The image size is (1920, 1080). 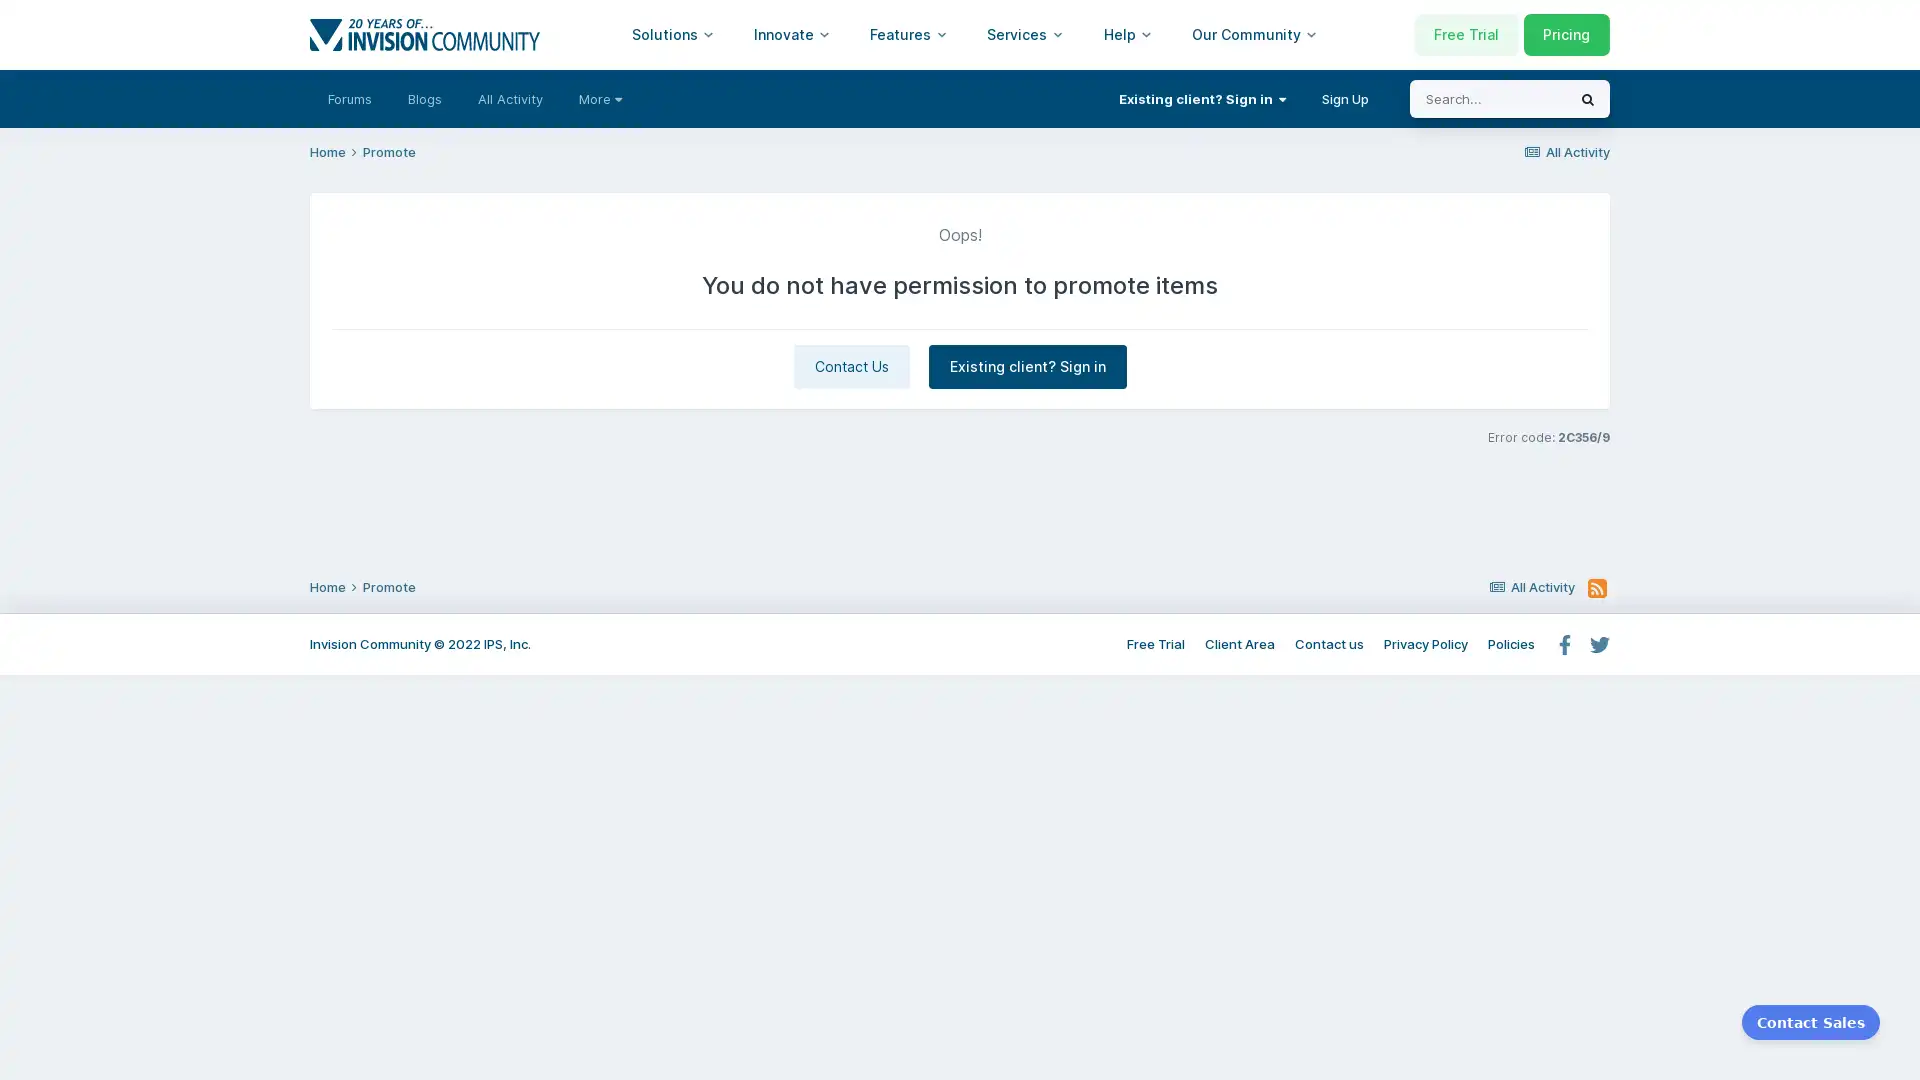 What do you see at coordinates (907, 34) in the screenshot?
I see `Features` at bounding box center [907, 34].